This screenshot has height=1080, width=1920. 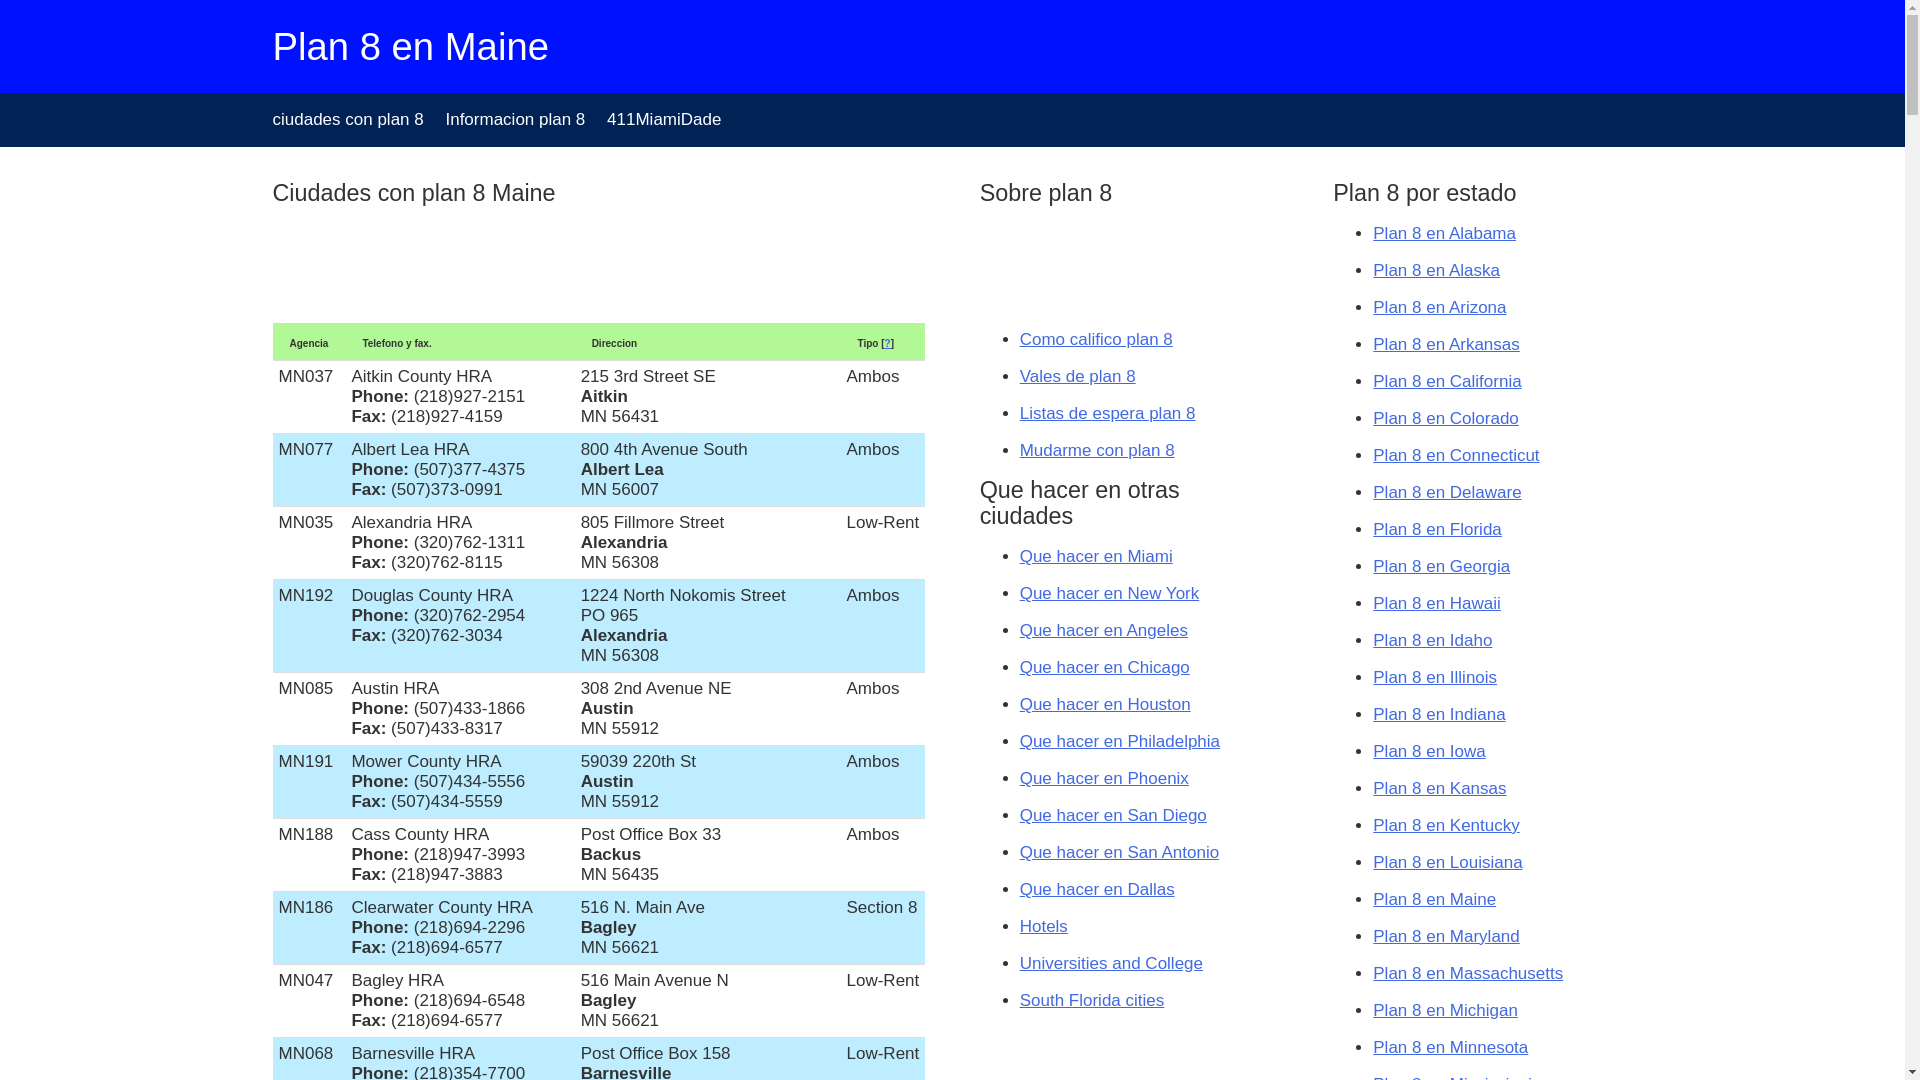 What do you see at coordinates (1019, 741) in the screenshot?
I see `'Que hacer en Philadelphia'` at bounding box center [1019, 741].